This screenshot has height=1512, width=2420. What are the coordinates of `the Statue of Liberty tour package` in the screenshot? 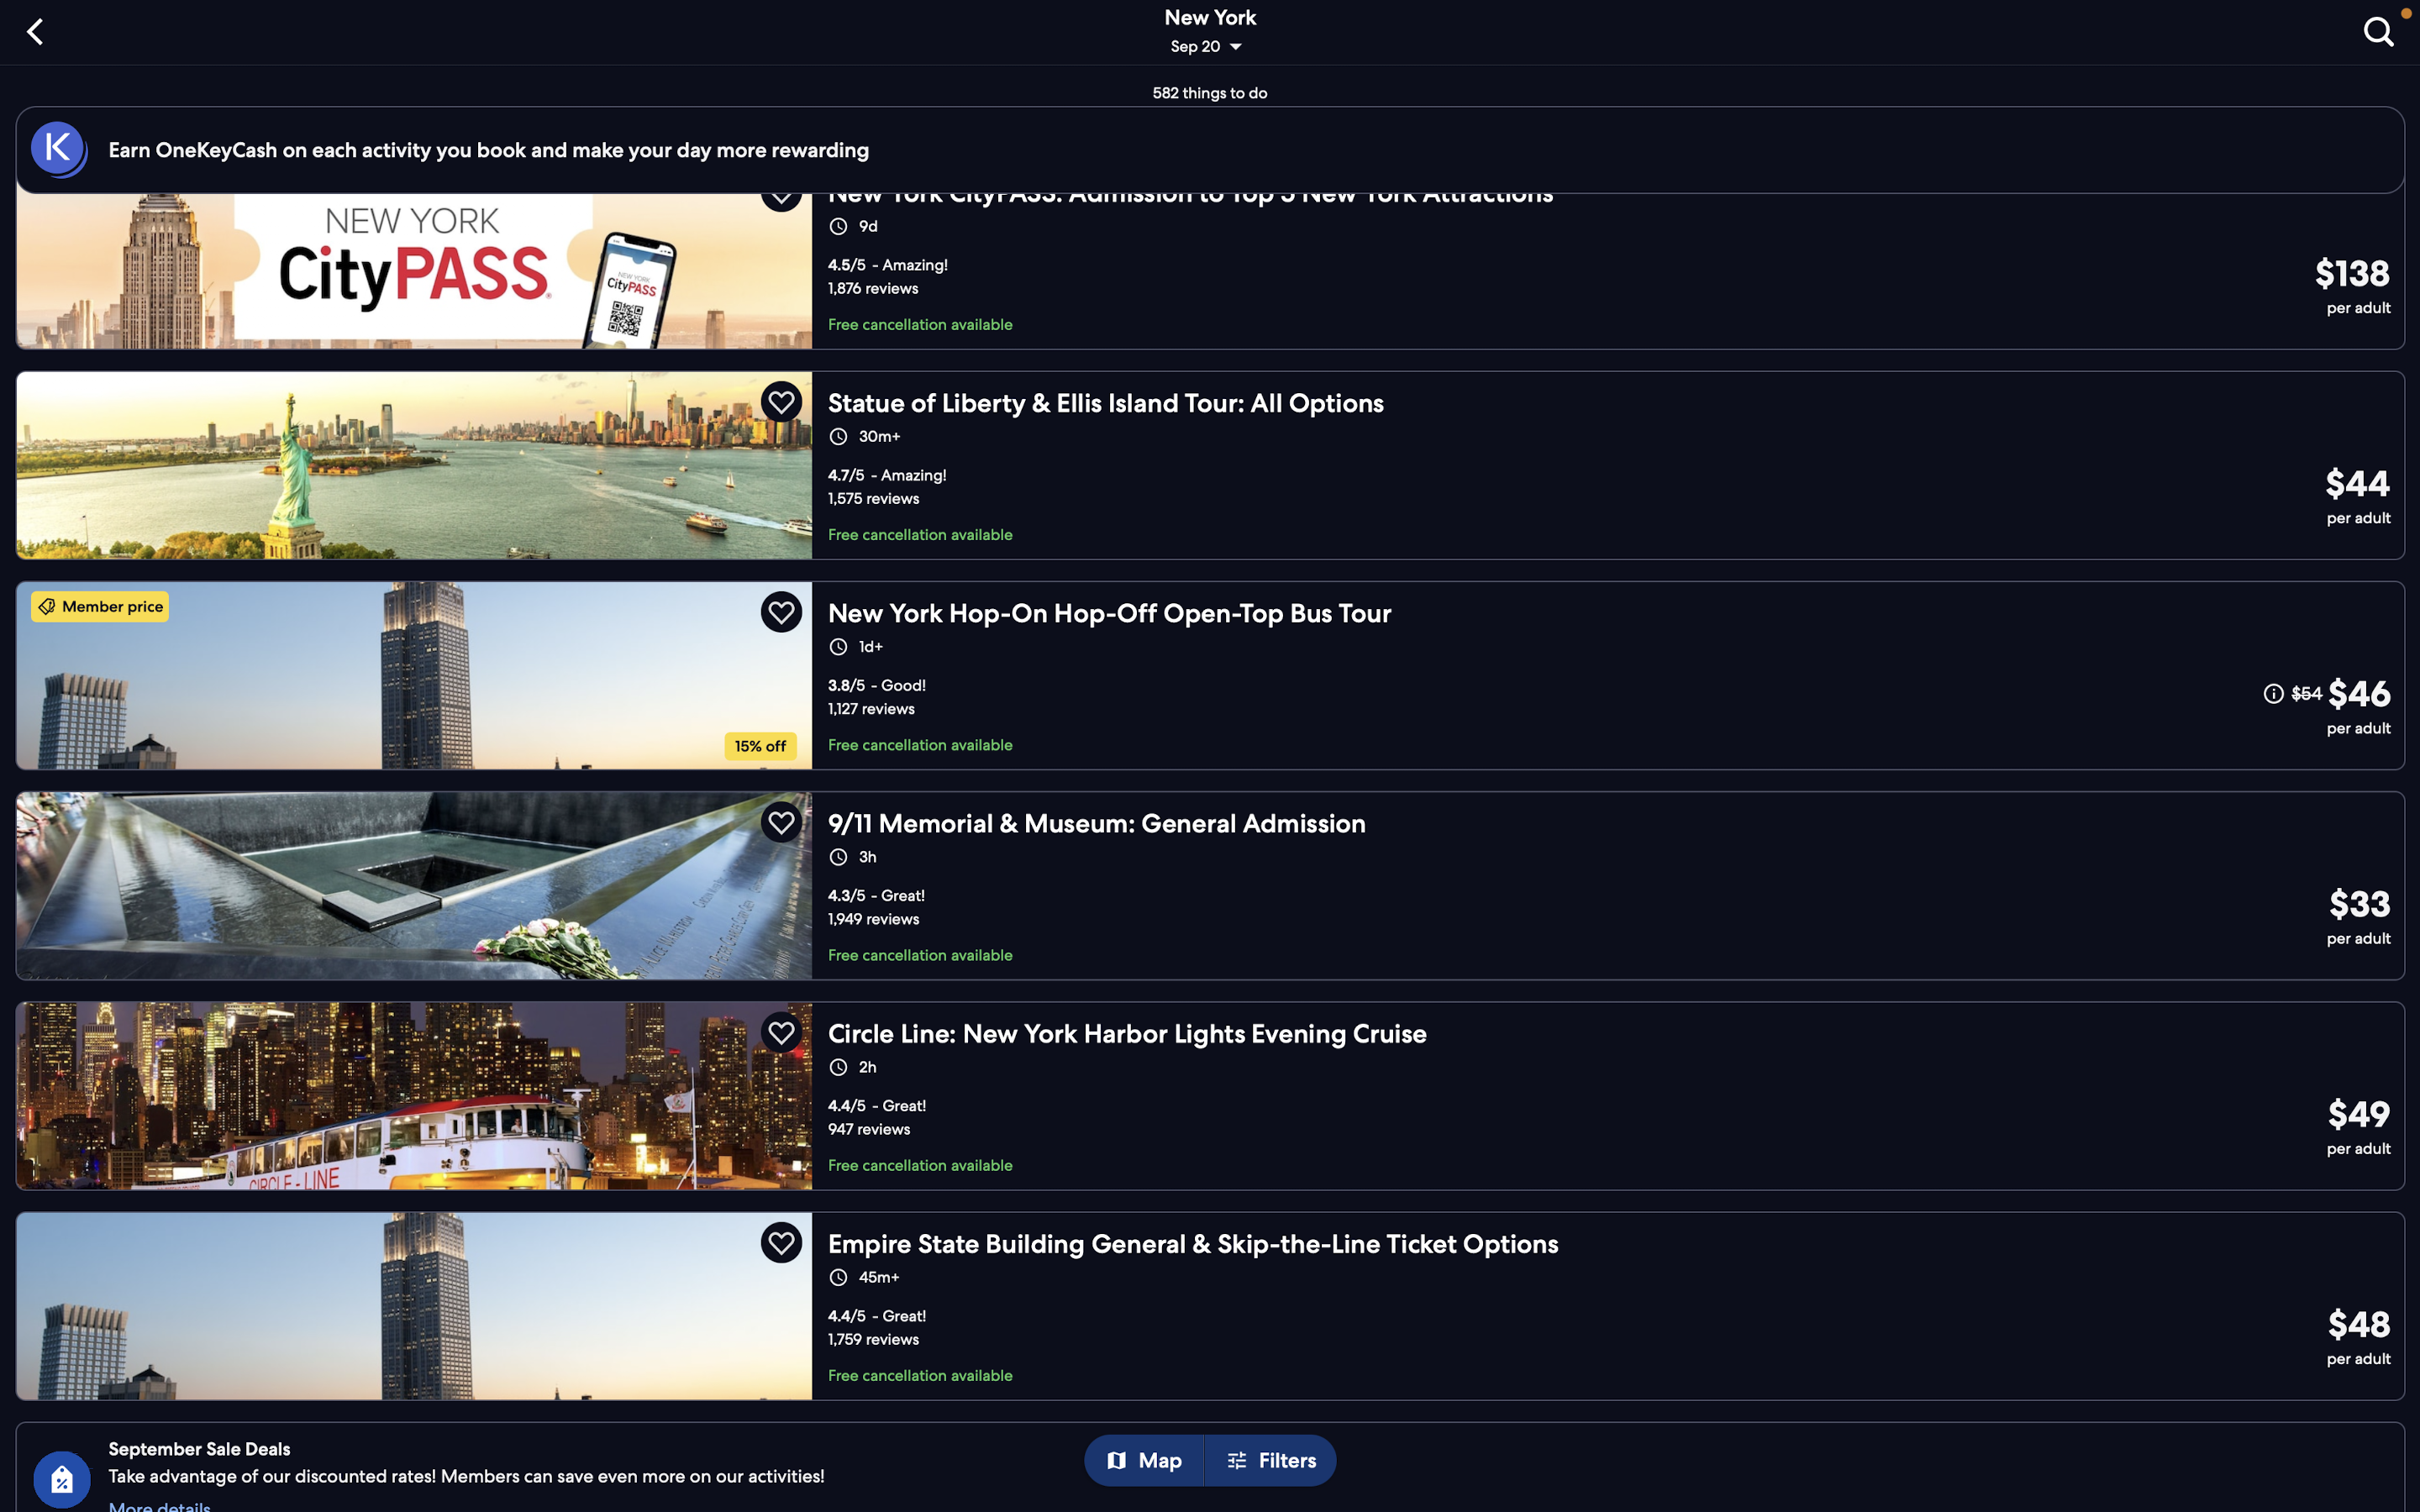 It's located at (1212, 461).